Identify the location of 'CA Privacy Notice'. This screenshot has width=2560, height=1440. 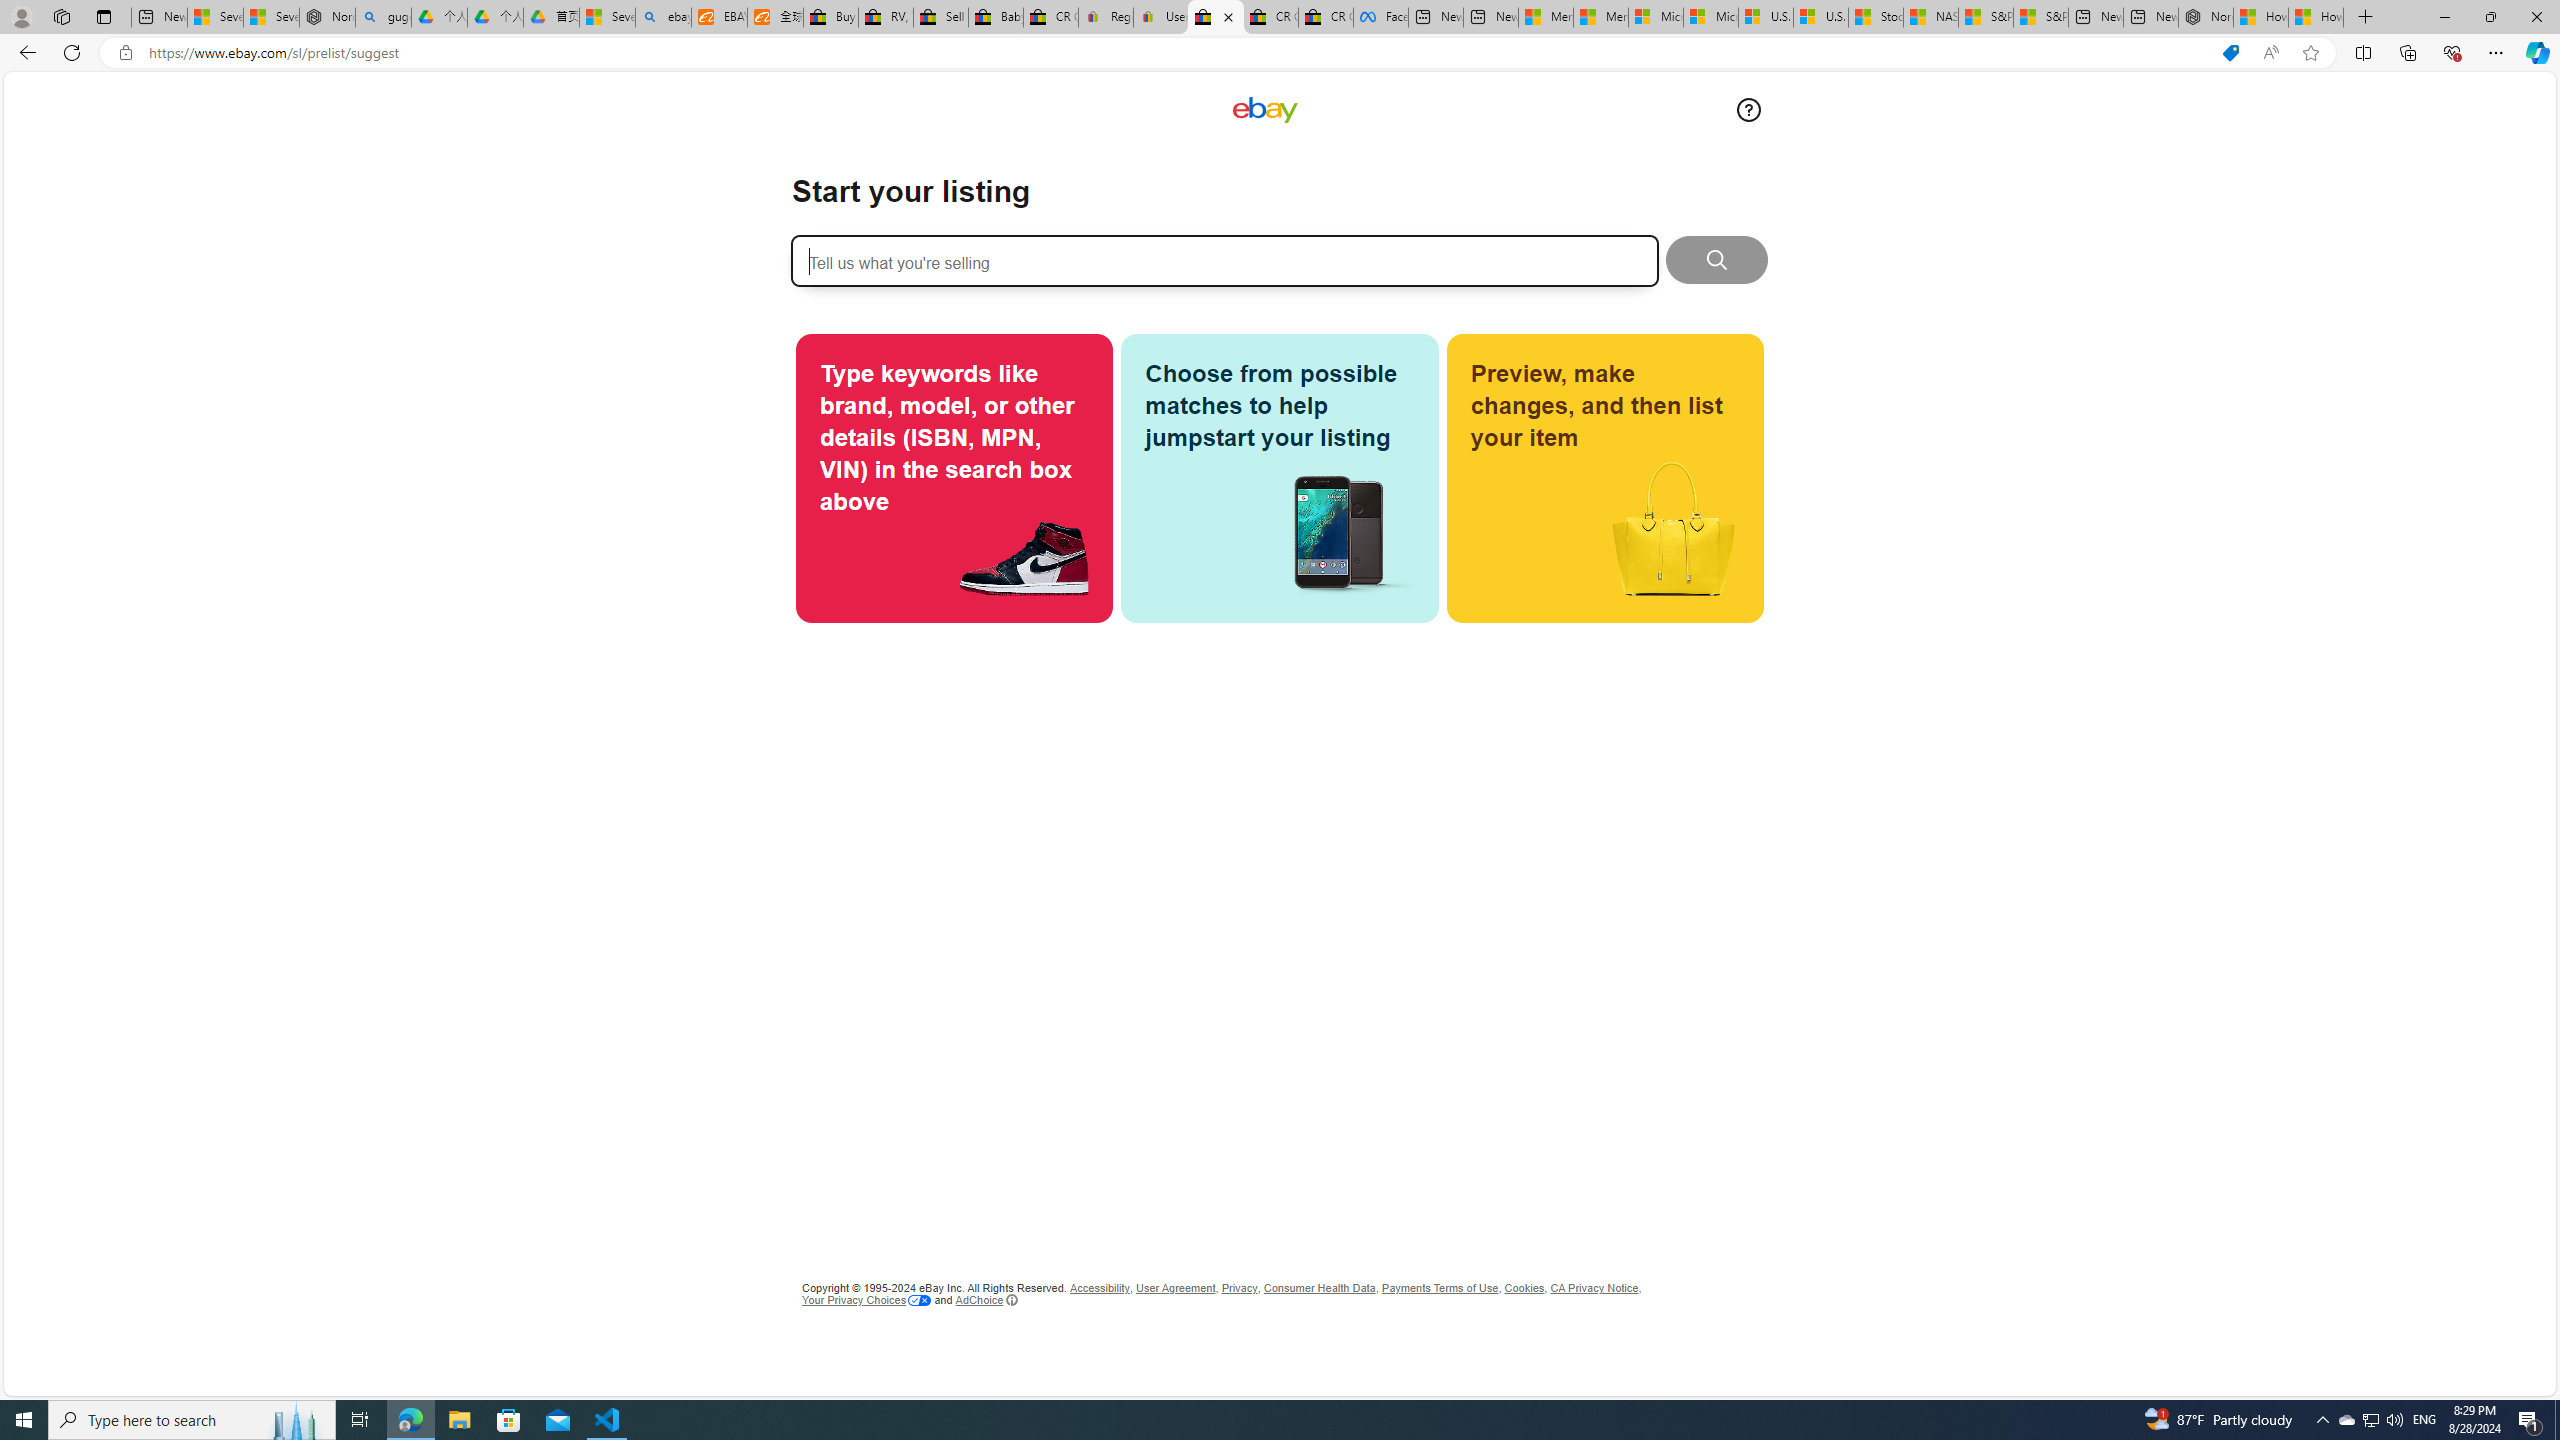
(1593, 1287).